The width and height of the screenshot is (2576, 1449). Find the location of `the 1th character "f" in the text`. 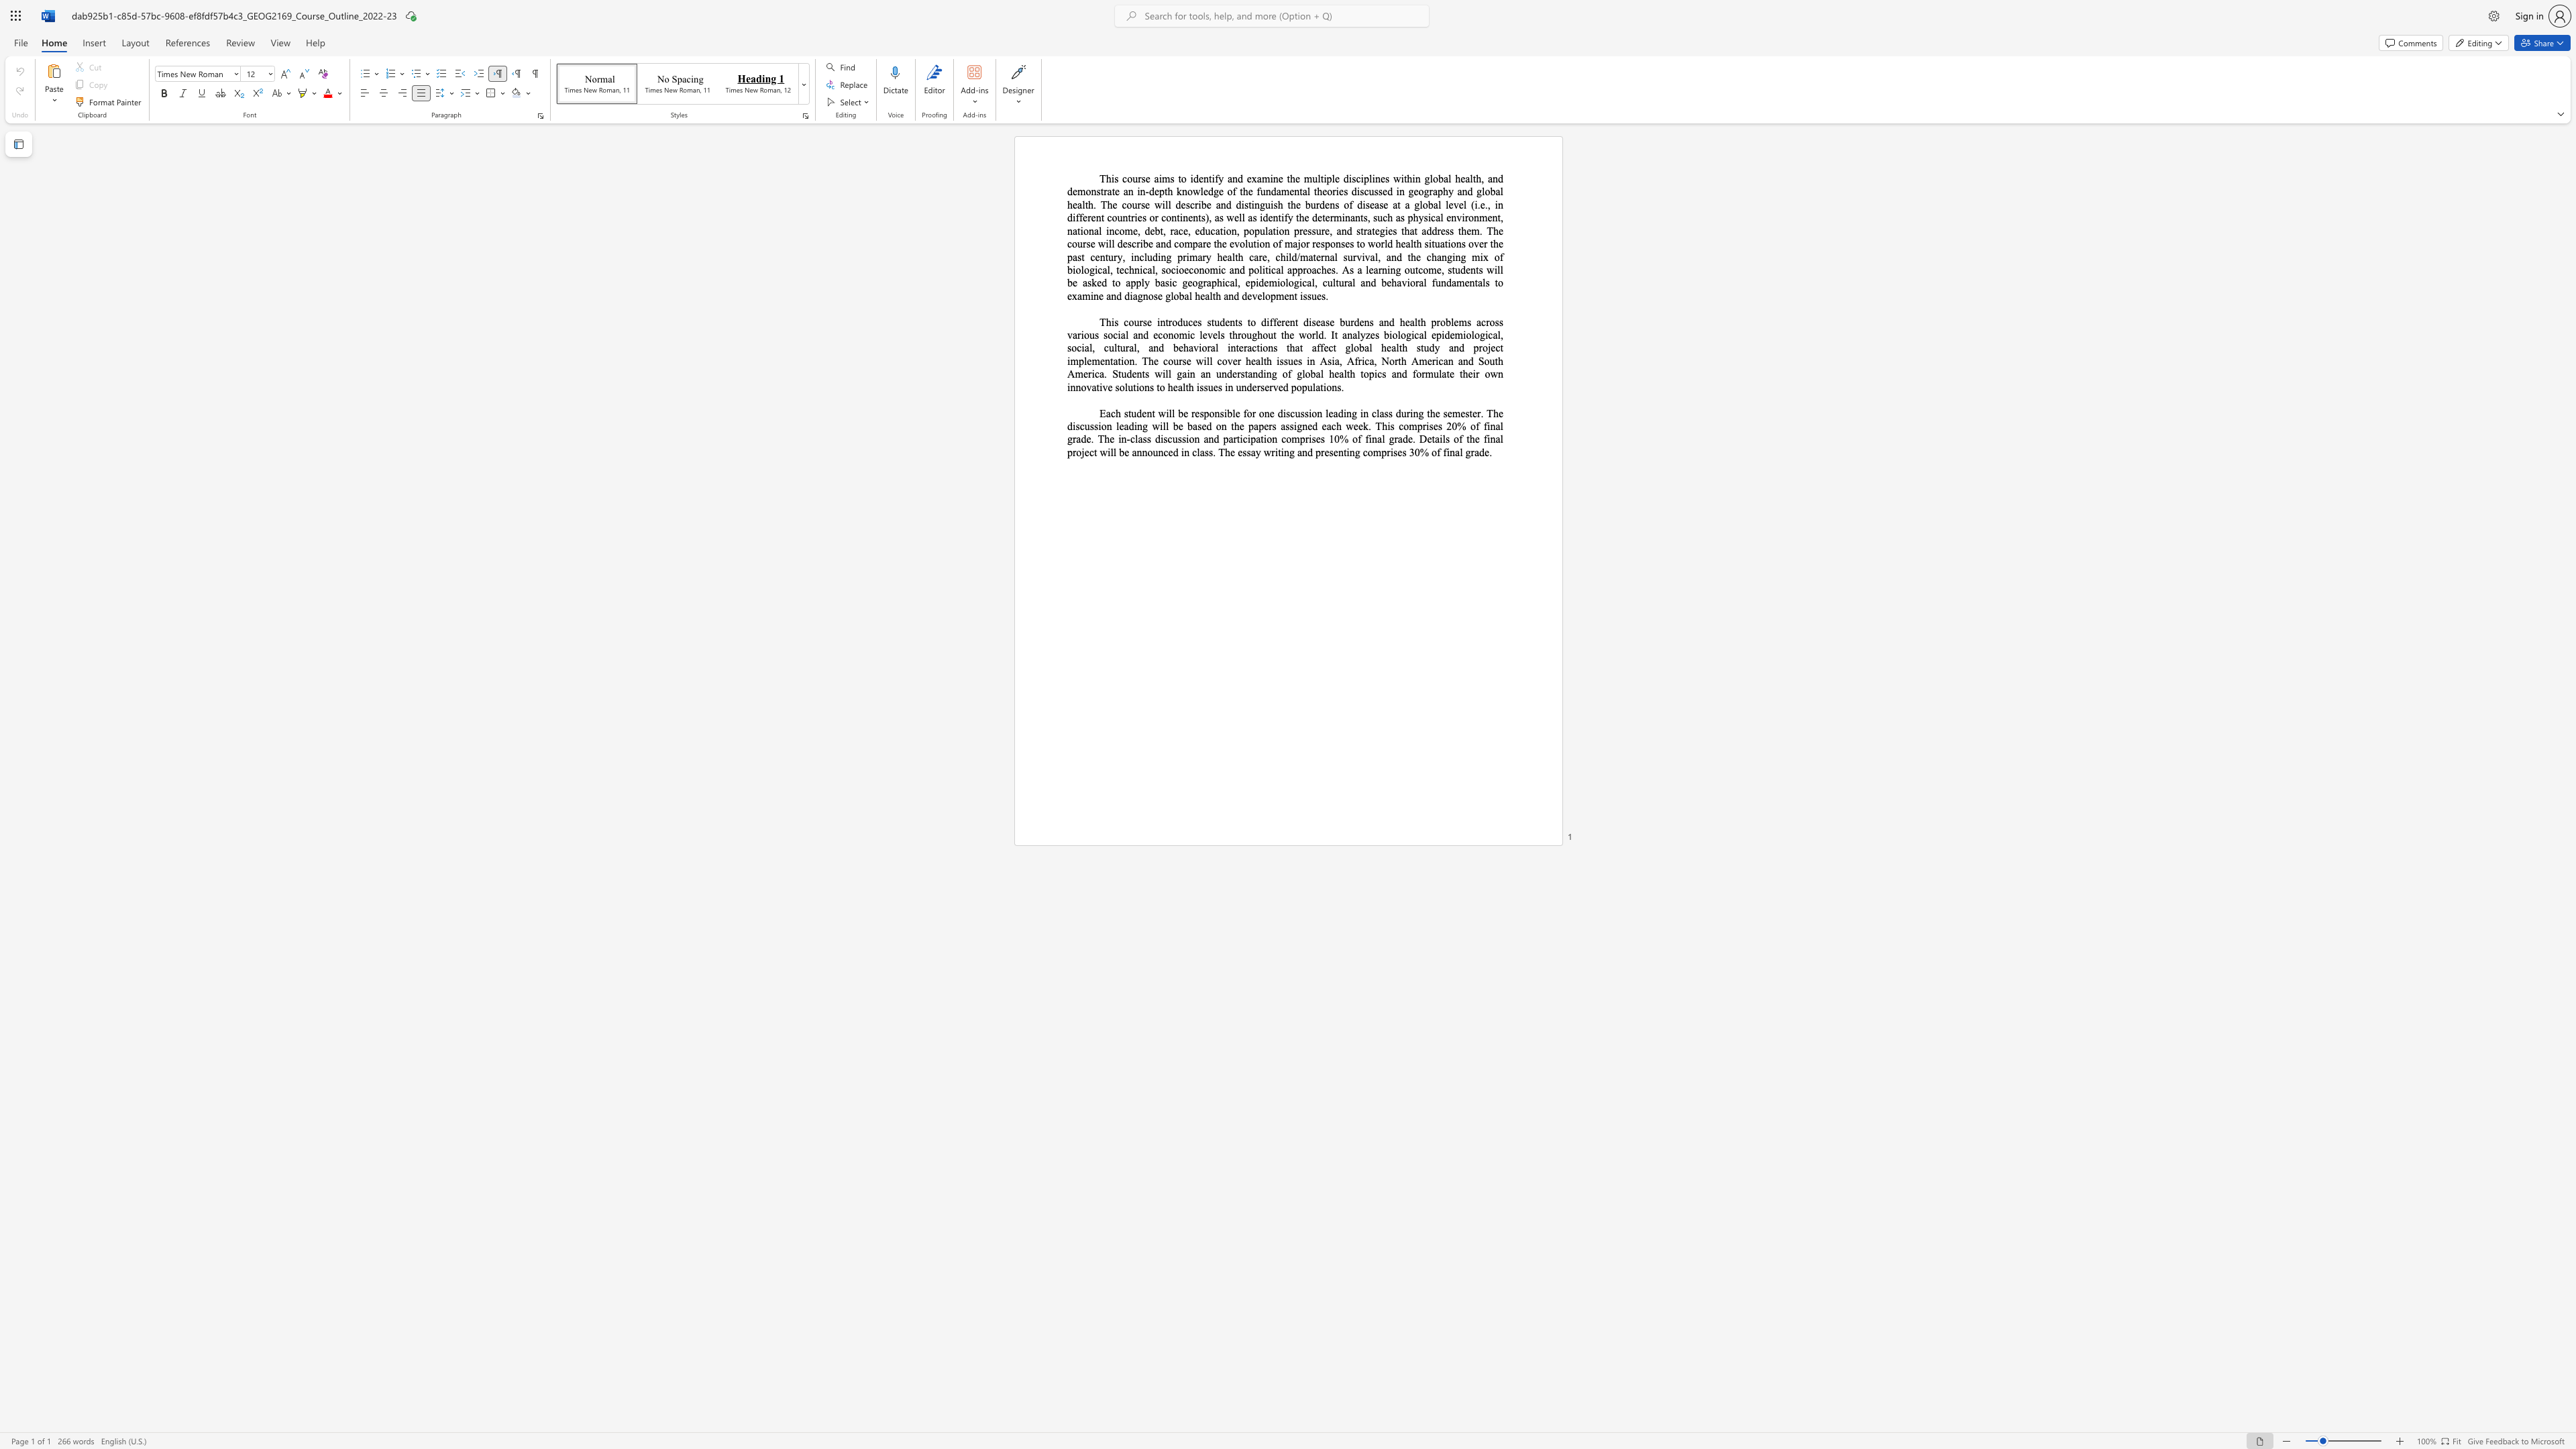

the 1th character "f" in the text is located at coordinates (1434, 282).